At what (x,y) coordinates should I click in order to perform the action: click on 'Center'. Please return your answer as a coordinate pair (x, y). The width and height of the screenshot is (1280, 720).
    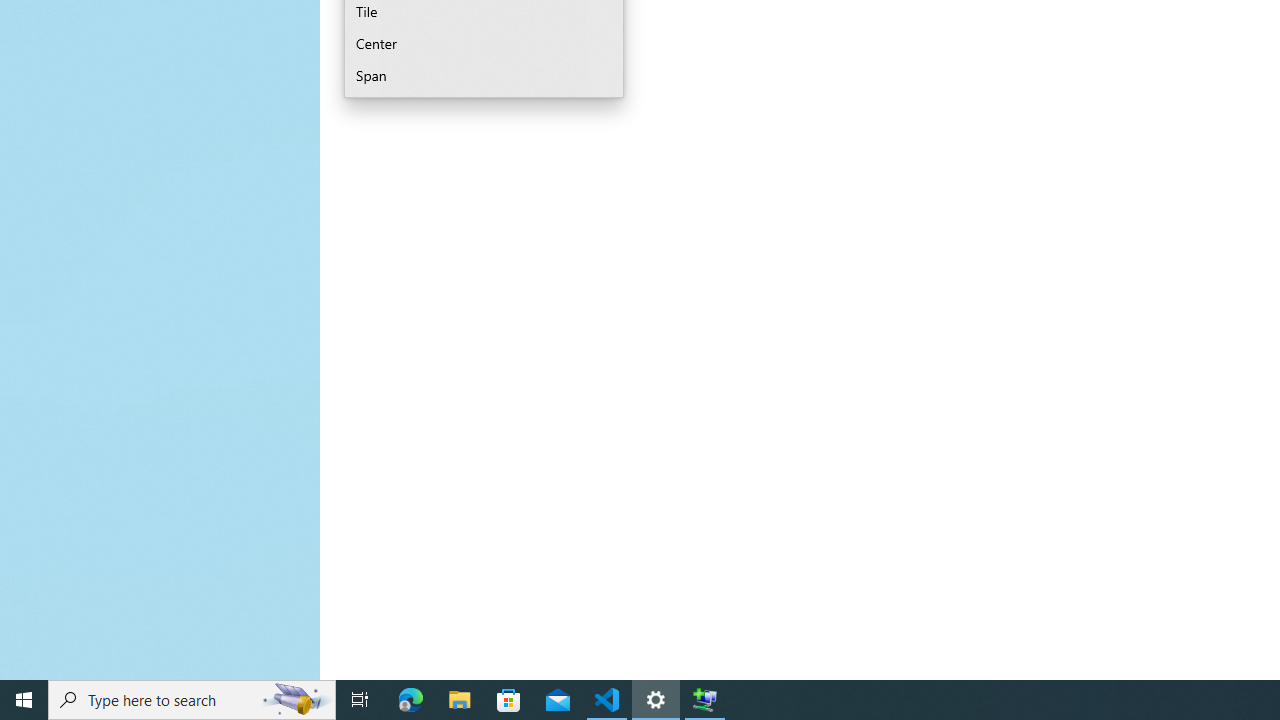
    Looking at the image, I should click on (484, 45).